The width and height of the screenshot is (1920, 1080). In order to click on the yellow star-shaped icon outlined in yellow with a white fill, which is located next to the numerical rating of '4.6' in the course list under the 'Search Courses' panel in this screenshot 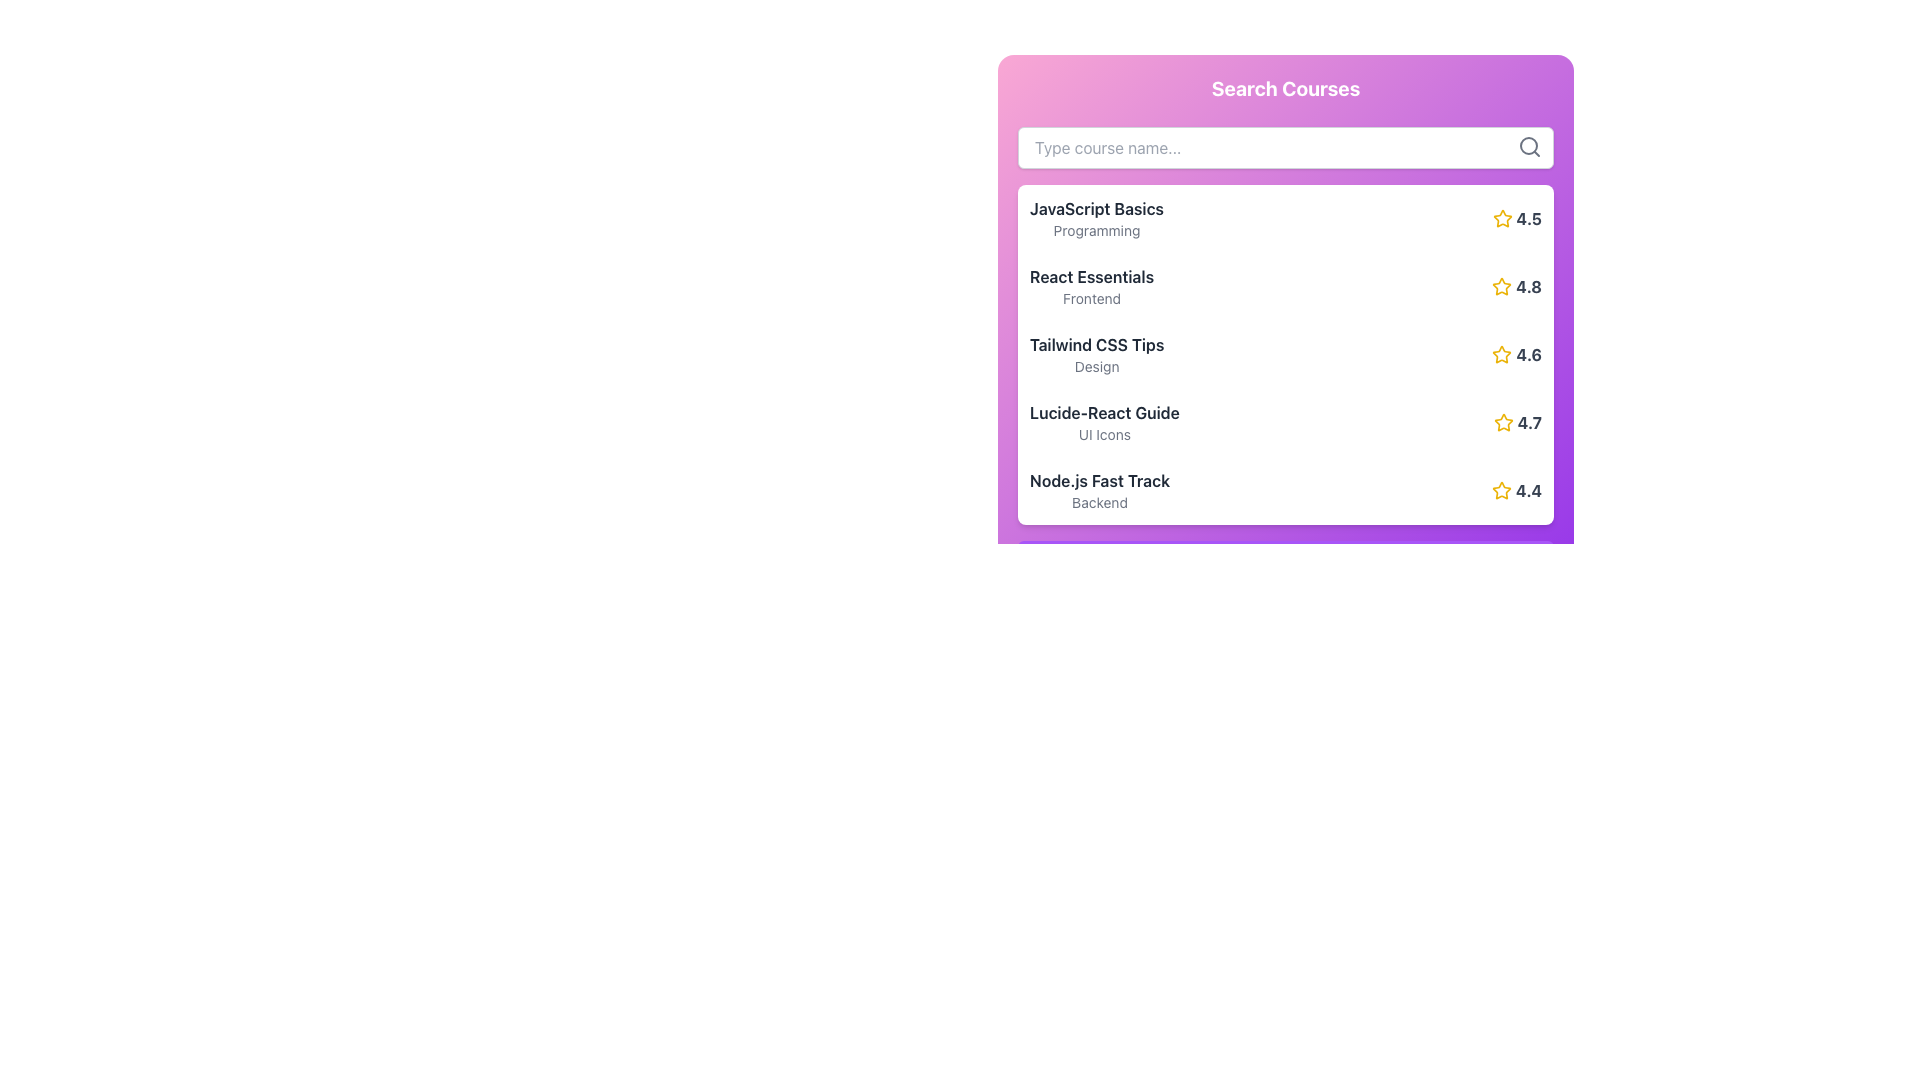, I will do `click(1502, 353)`.